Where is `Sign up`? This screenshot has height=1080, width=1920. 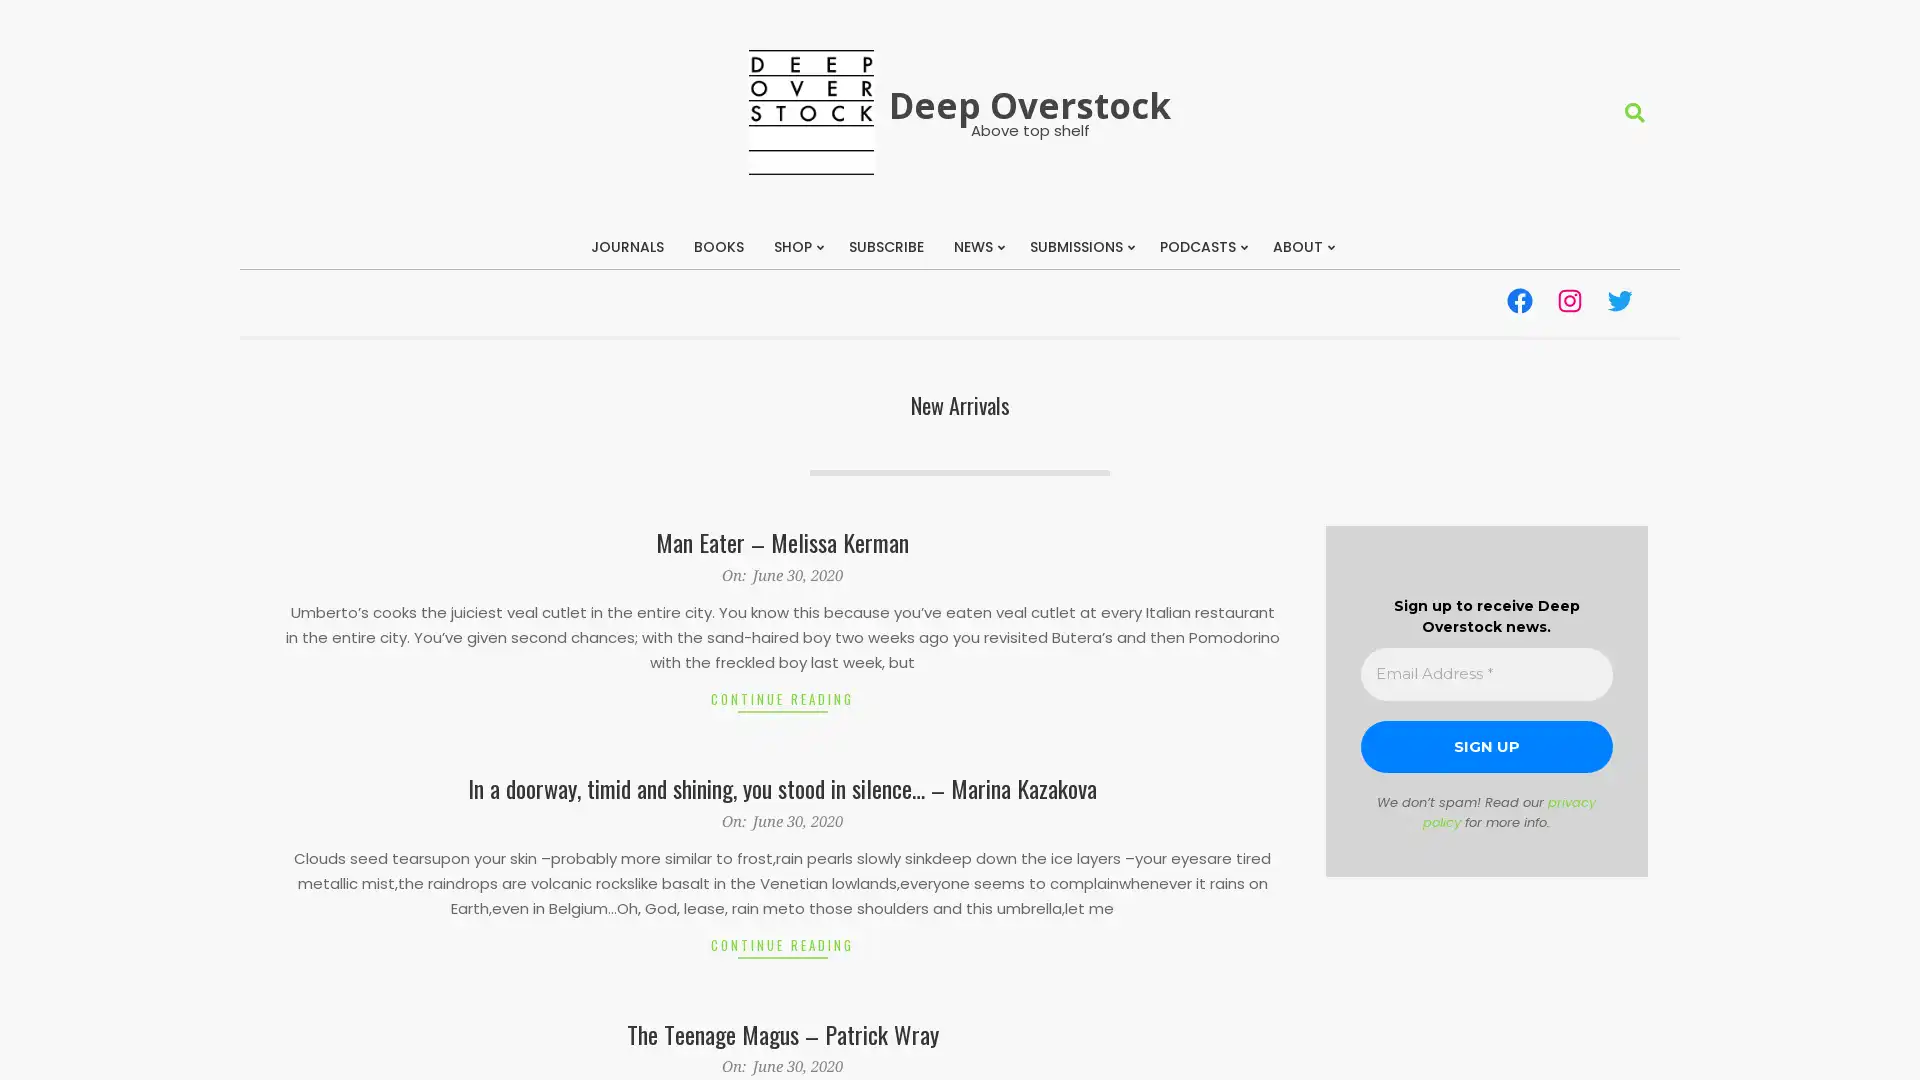
Sign up is located at coordinates (1486, 746).